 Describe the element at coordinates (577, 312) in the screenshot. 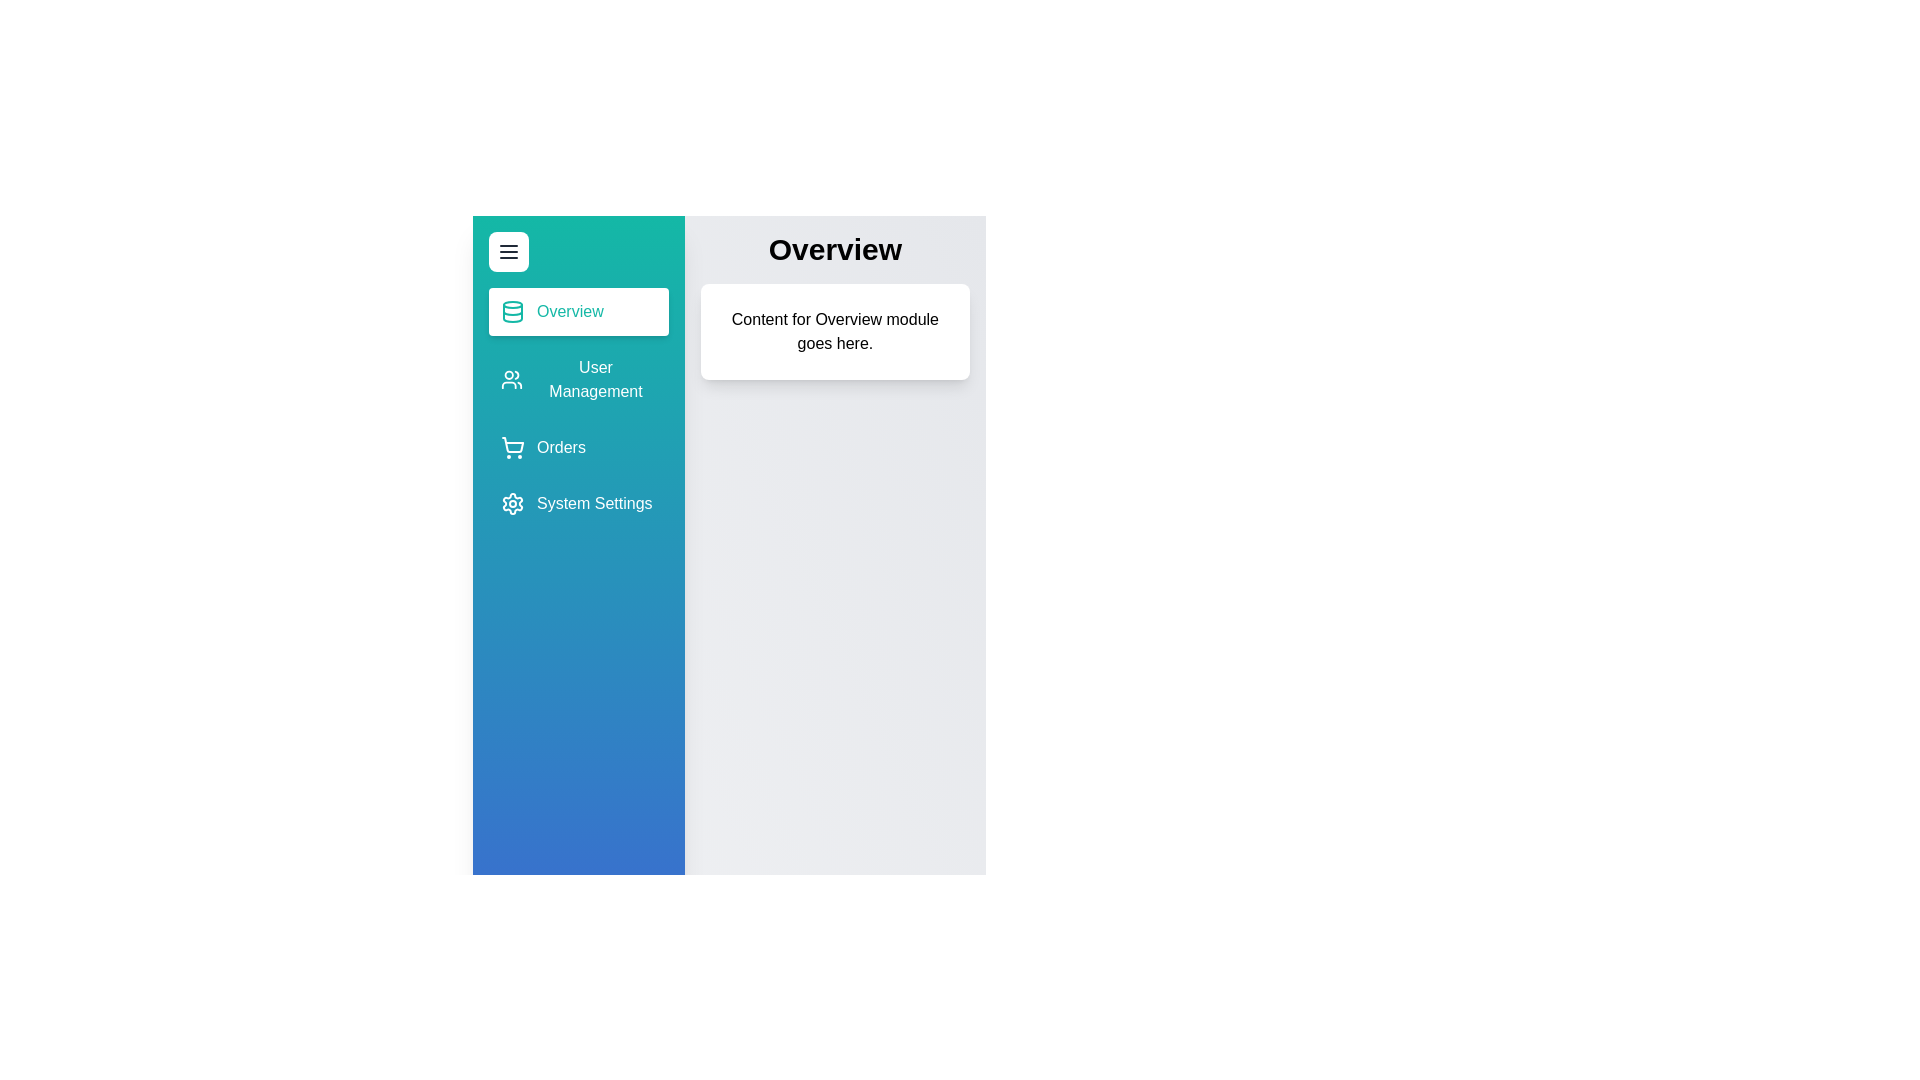

I see `the sidebar item corresponding to Overview` at that location.